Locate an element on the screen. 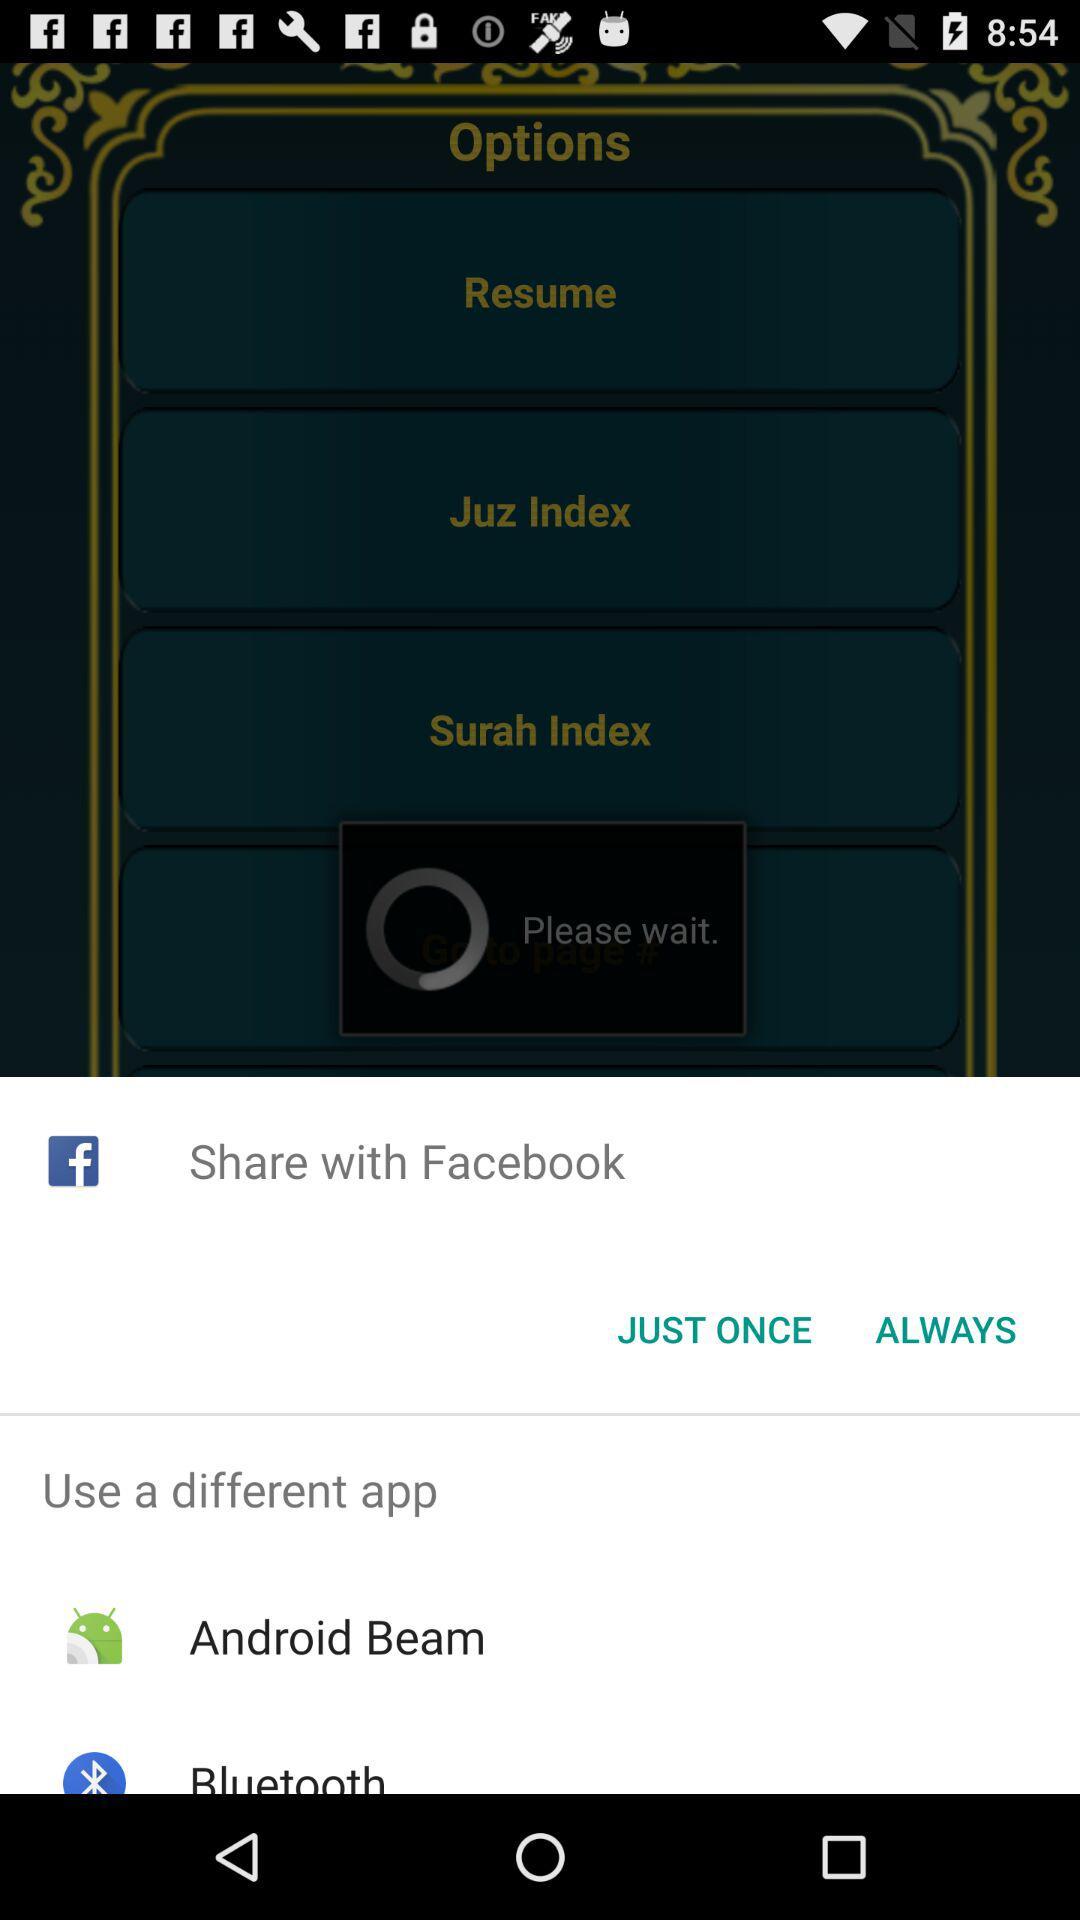 This screenshot has height=1920, width=1080. the button to the left of always is located at coordinates (713, 1329).